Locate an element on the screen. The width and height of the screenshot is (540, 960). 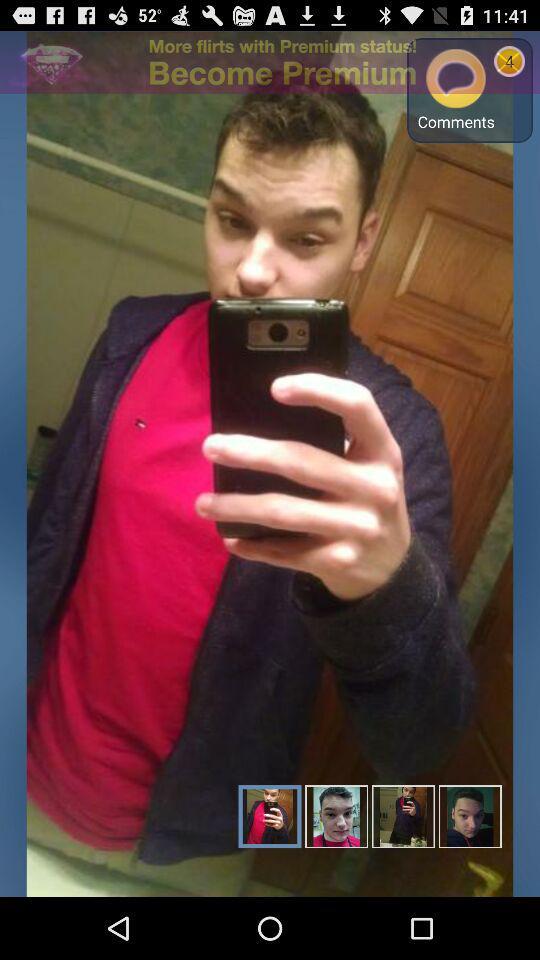
the comments button is located at coordinates (456, 90).